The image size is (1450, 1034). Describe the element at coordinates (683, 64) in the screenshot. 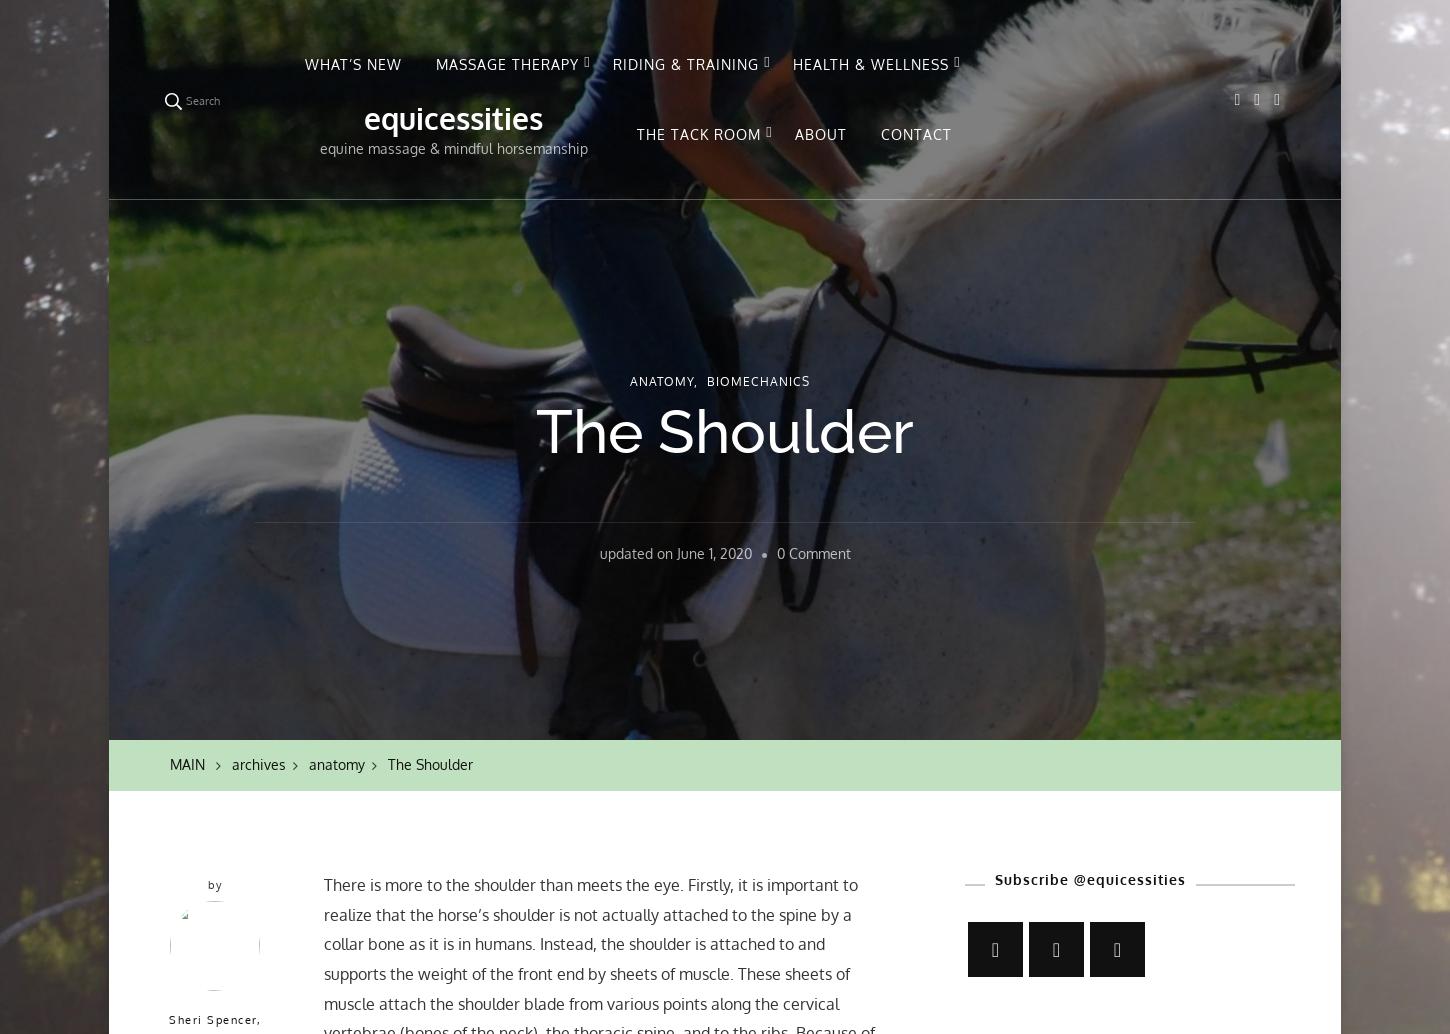

I see `'RIDING & TRAINING'` at that location.